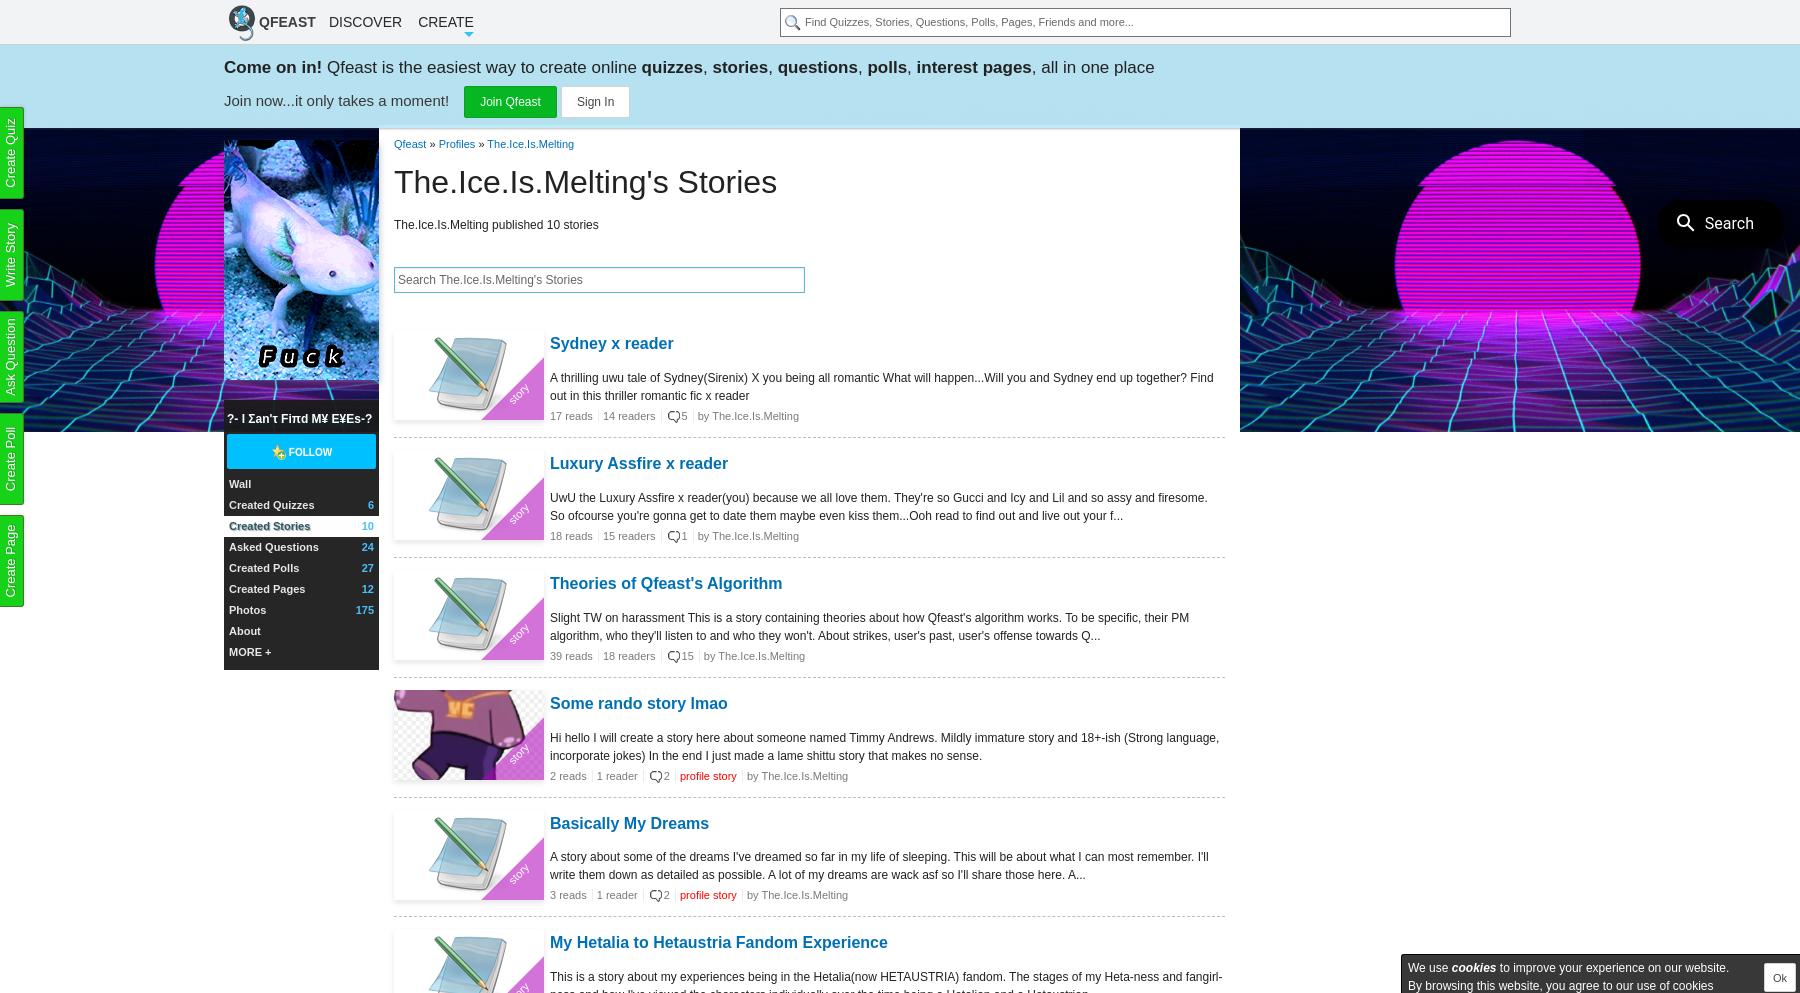 The height and width of the screenshot is (993, 1800). I want to click on '?- I ςan'τ fiπd m¥ ε¥εs-?', so click(298, 418).